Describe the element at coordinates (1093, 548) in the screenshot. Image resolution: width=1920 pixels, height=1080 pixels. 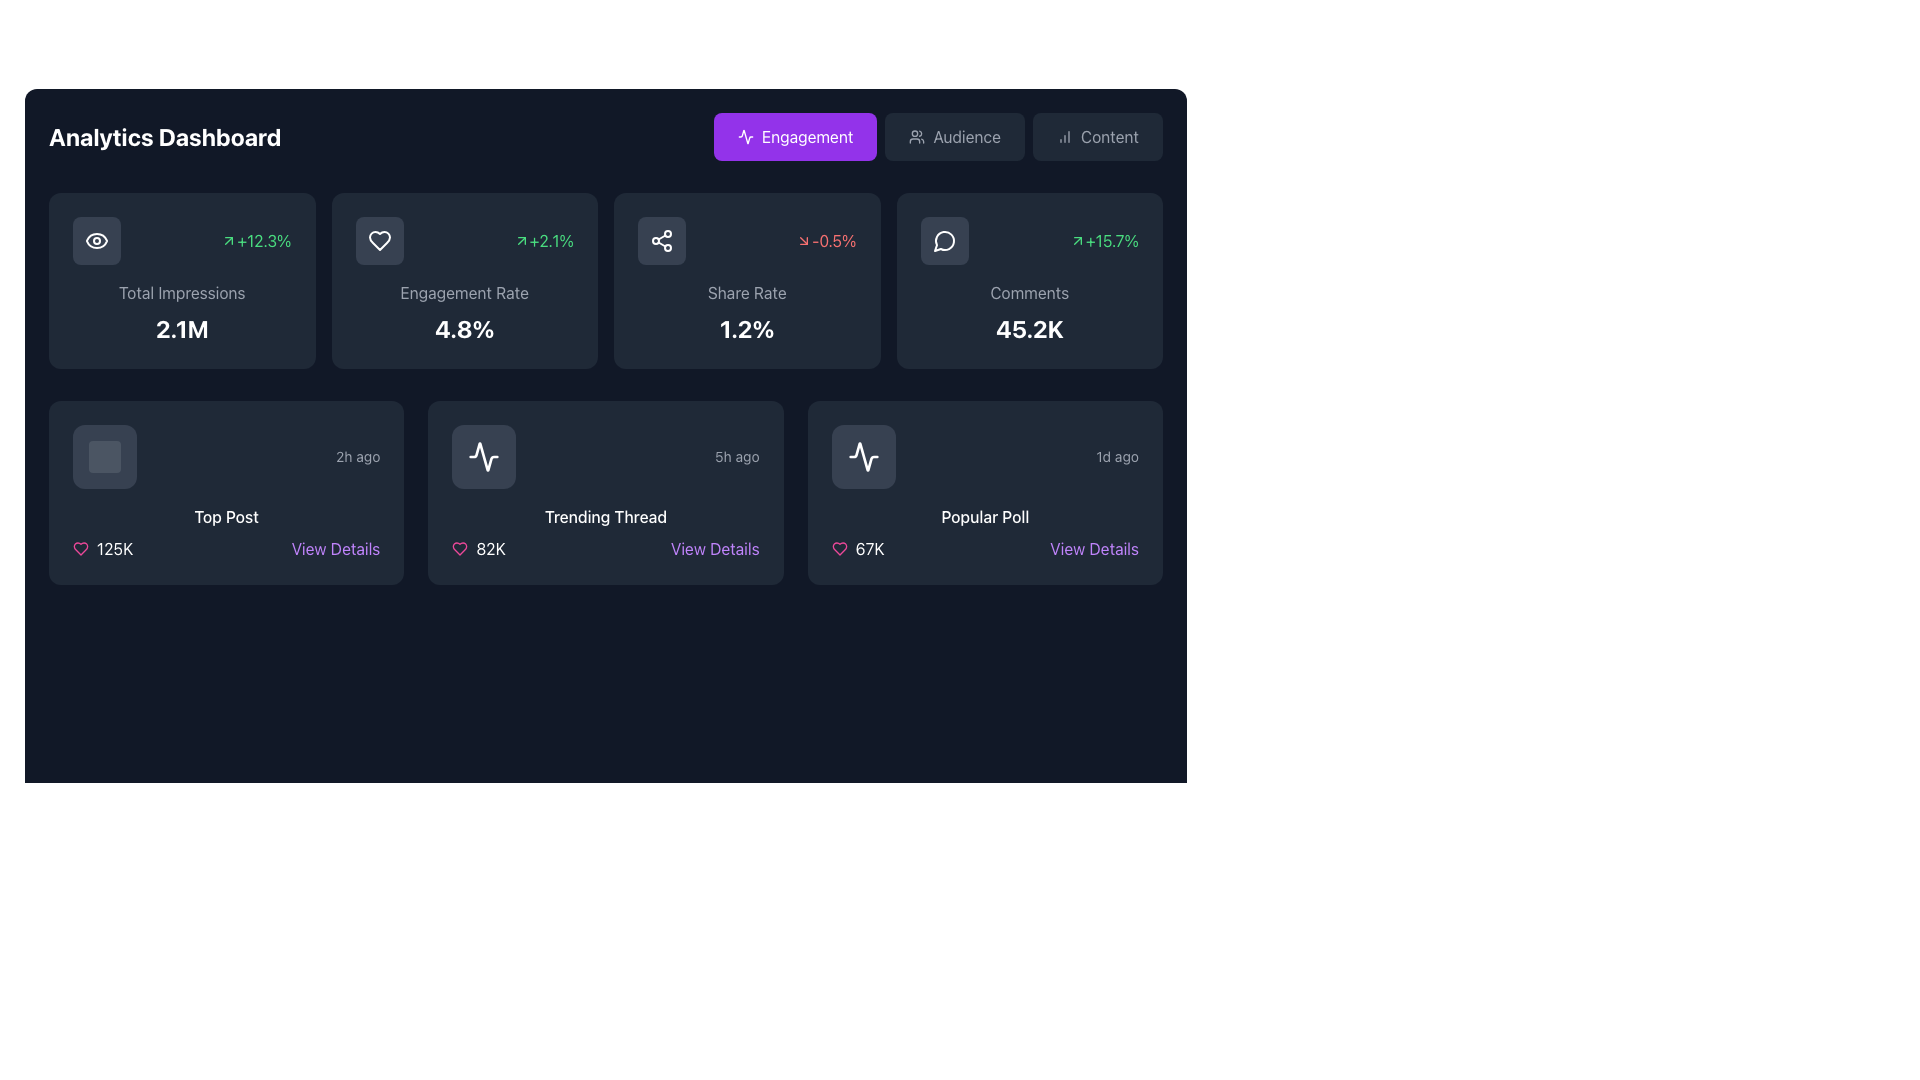
I see `the 'View Details' text link styled in purple that changes to a lighter purple on hover, located in the bottom-right section of the third card in the analytics data grid` at that location.